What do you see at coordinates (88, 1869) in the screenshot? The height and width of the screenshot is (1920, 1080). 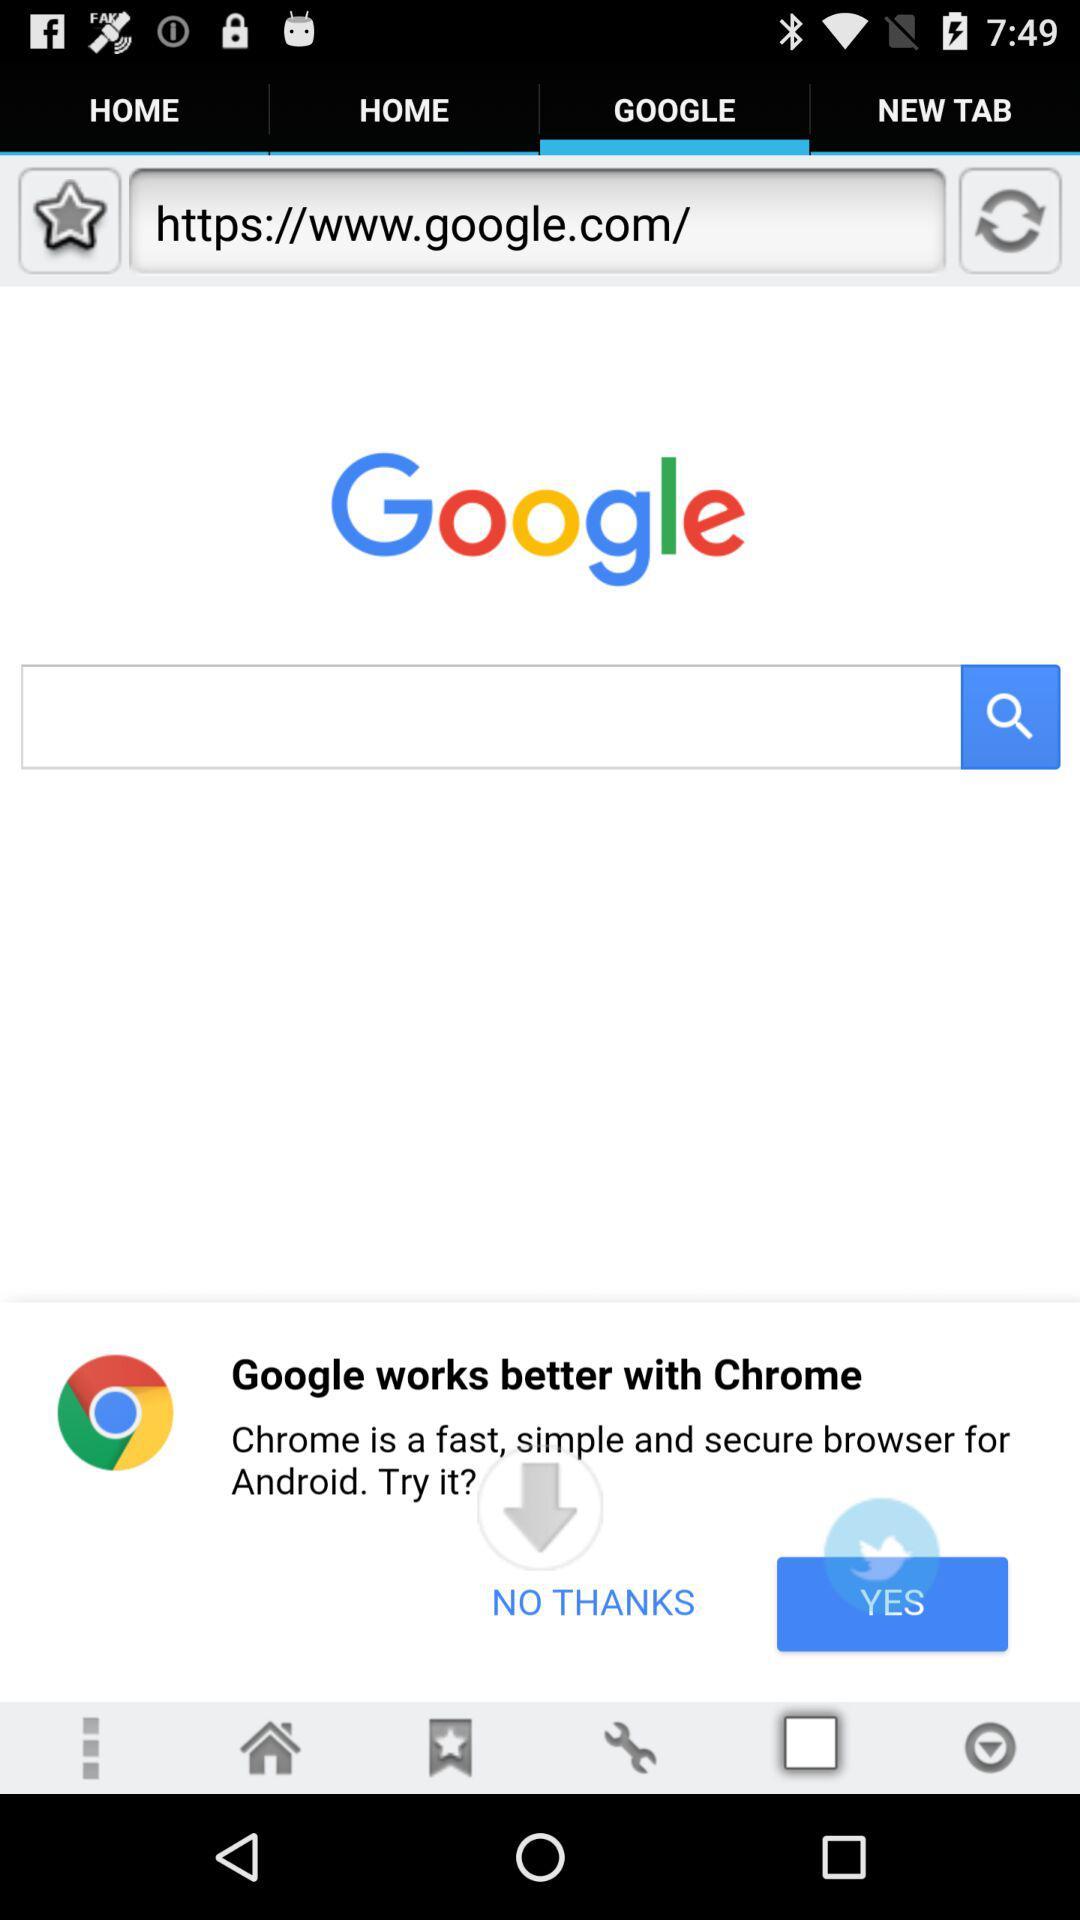 I see `the more icon` at bounding box center [88, 1869].